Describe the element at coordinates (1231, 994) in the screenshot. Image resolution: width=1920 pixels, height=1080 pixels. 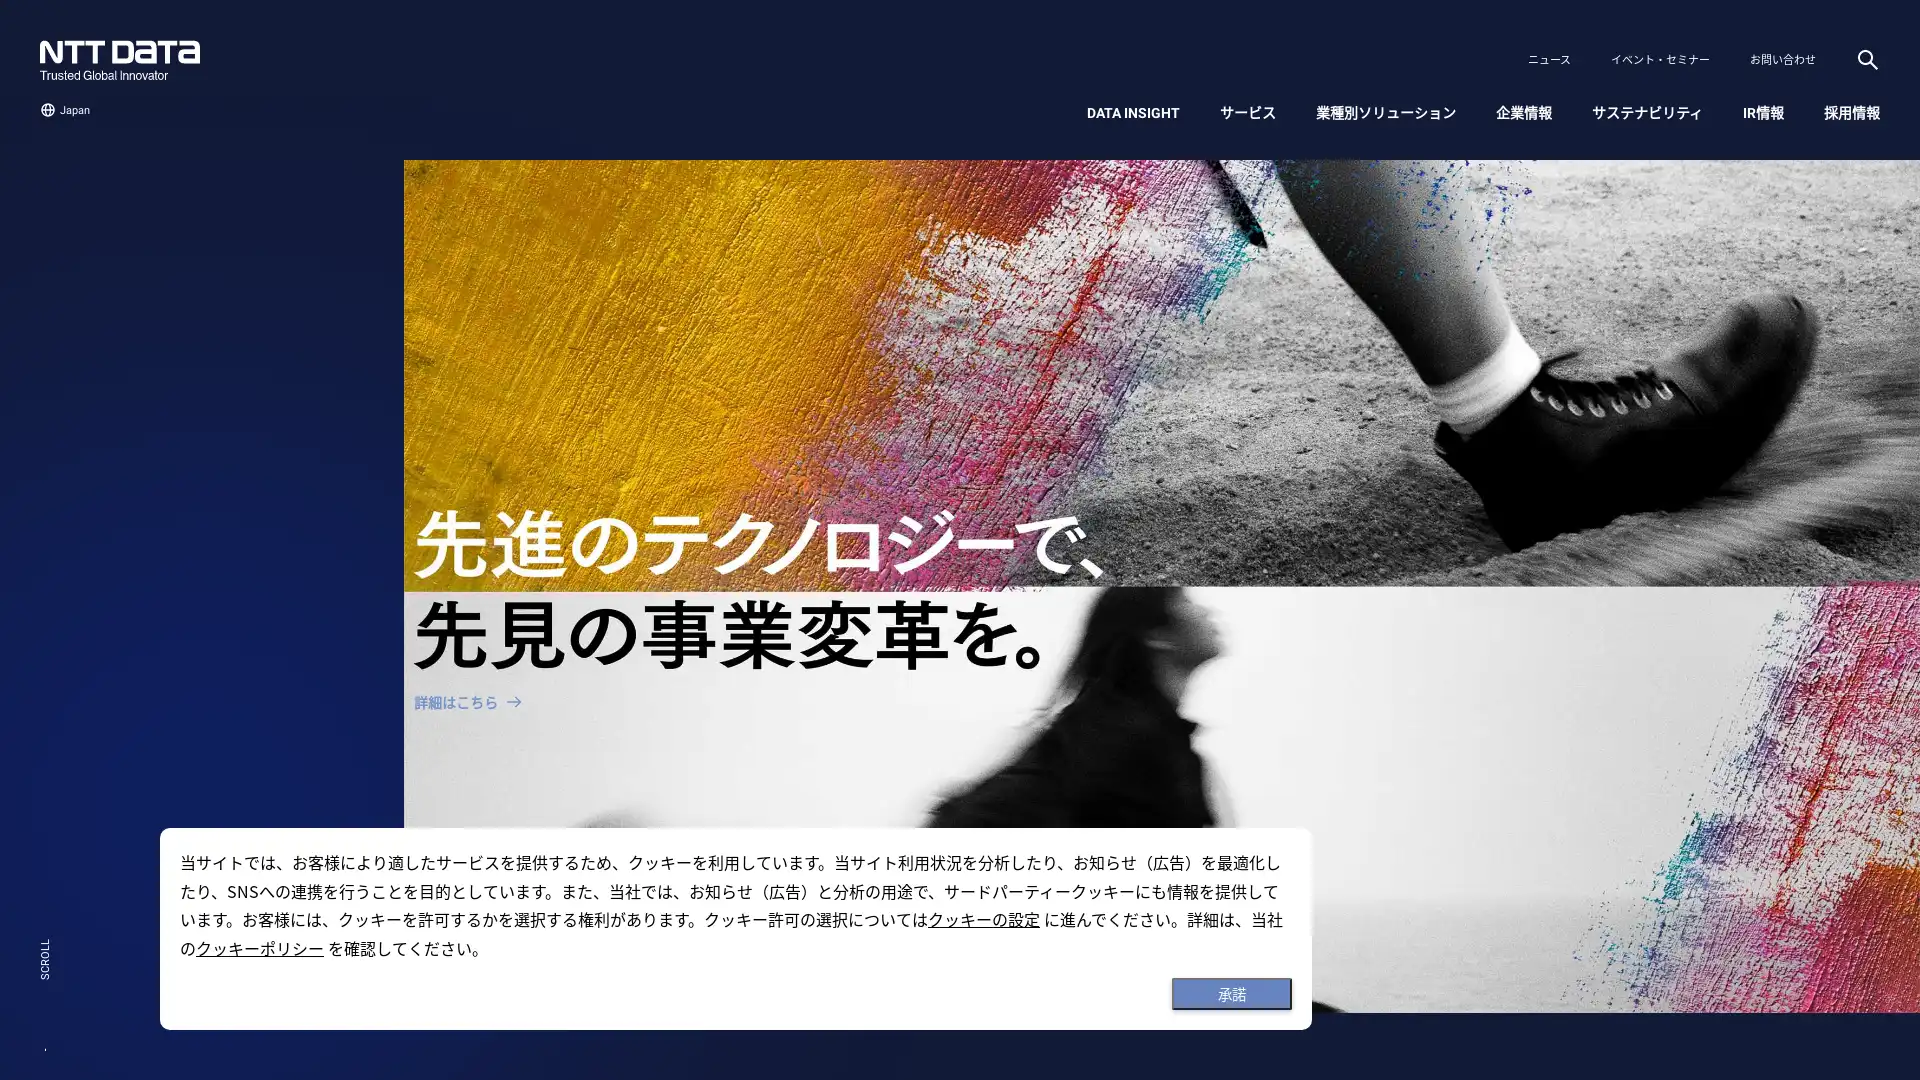
I see `Close consent Widget` at that location.